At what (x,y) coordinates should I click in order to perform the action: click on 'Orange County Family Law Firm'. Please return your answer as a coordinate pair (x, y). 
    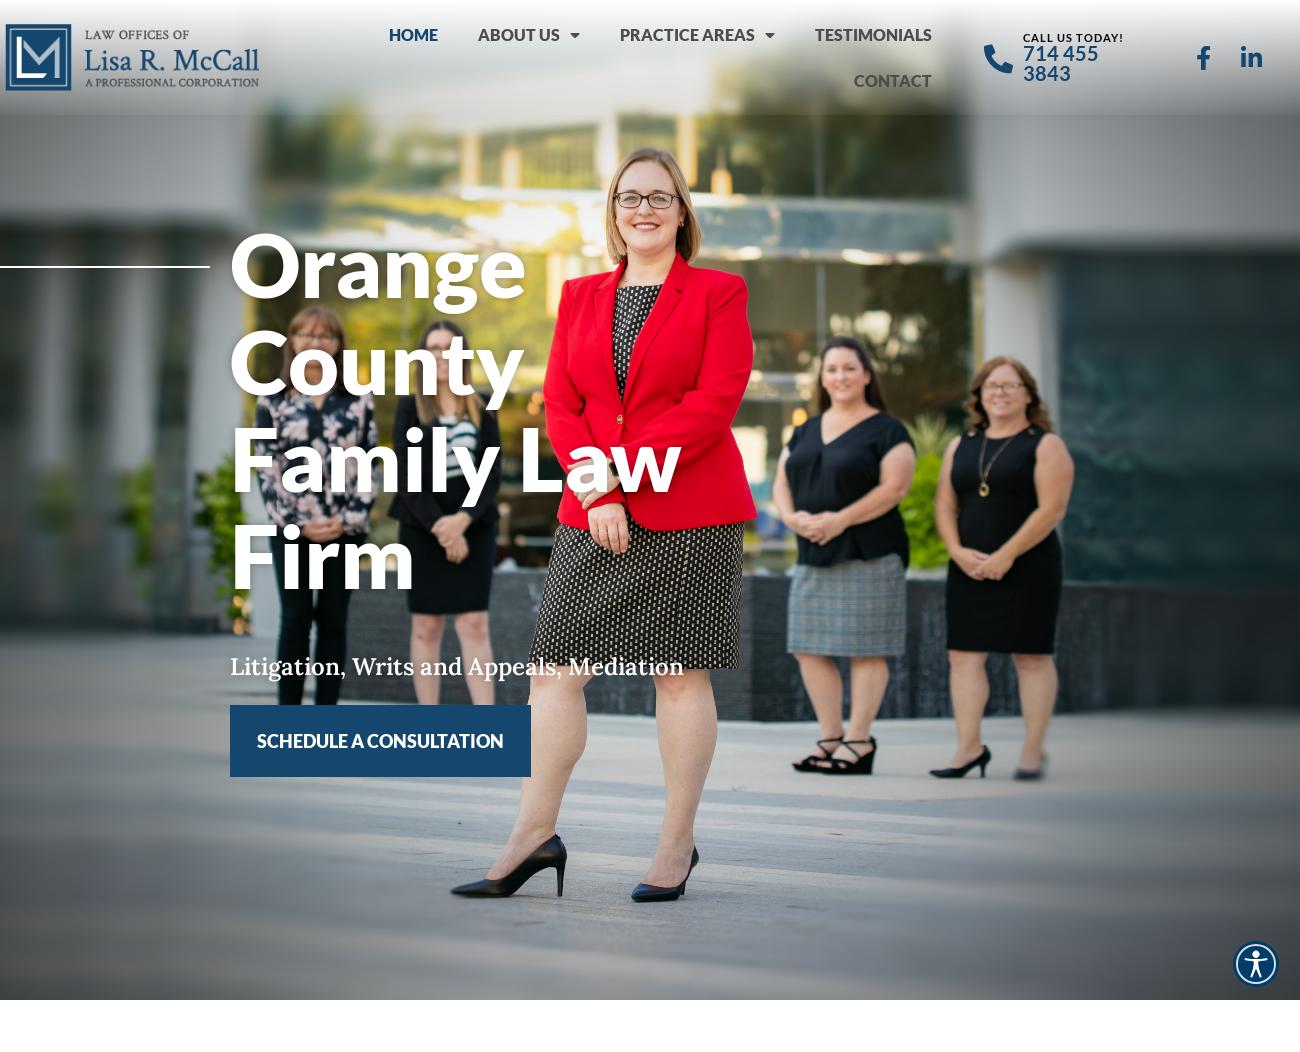
    Looking at the image, I should click on (455, 408).